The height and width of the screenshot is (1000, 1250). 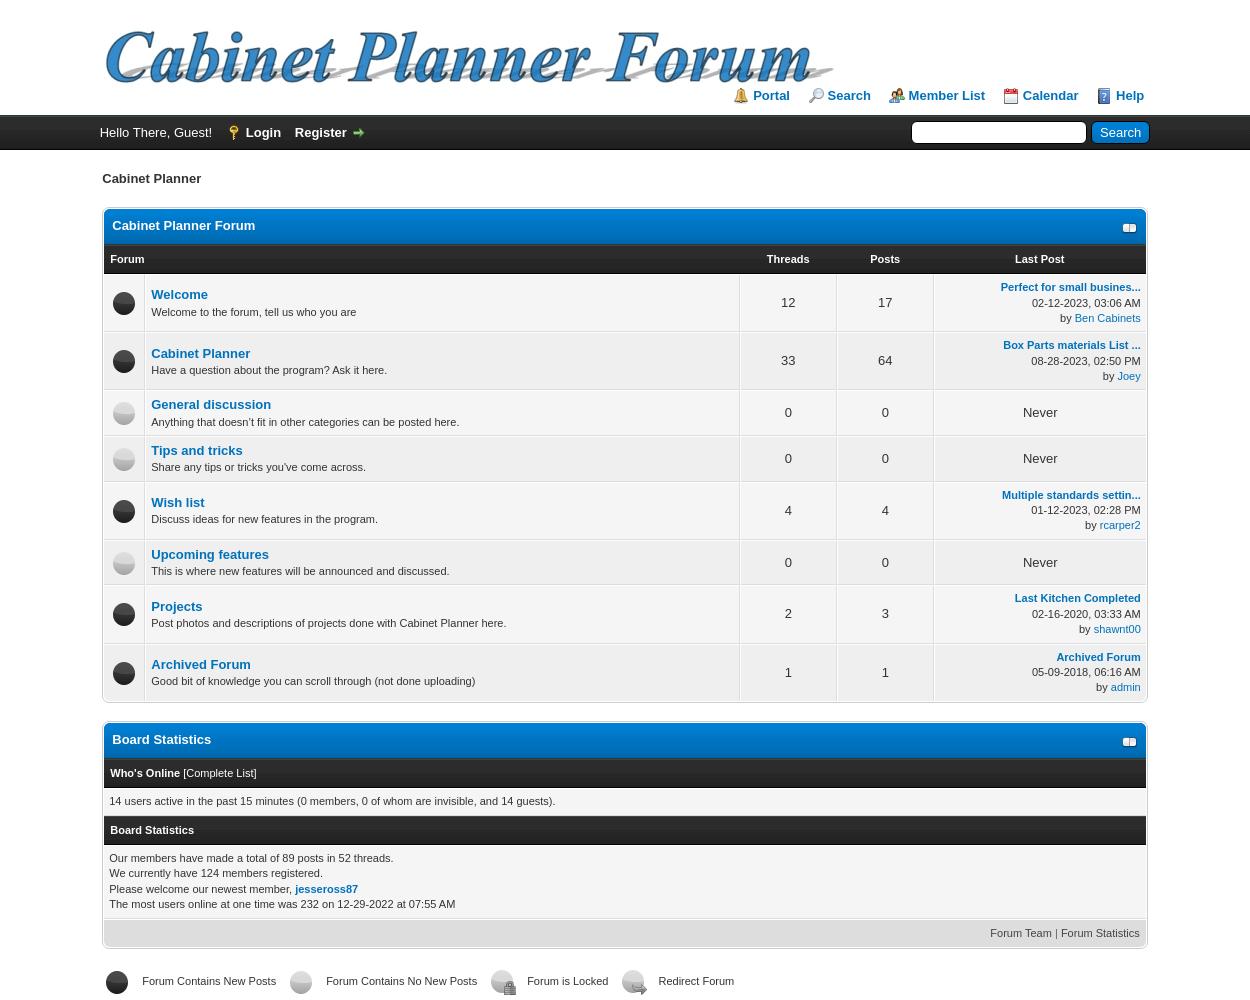 What do you see at coordinates (295, 888) in the screenshot?
I see `'jesseross87'` at bounding box center [295, 888].